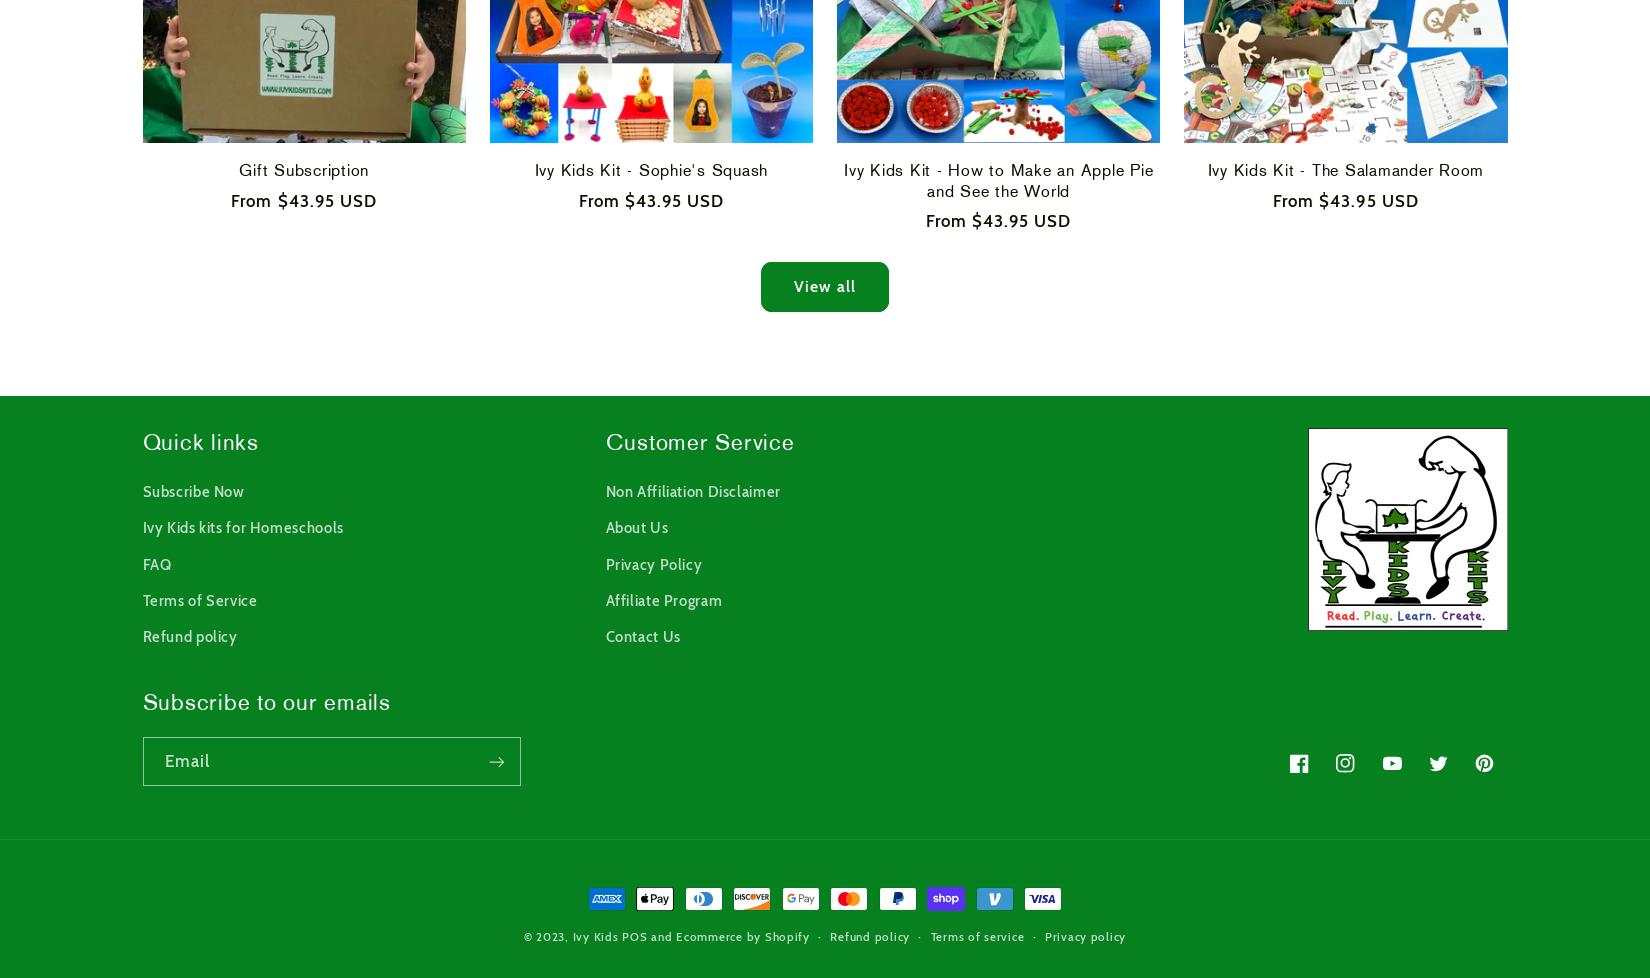 This screenshot has width=1650, height=978. I want to click on 'Email', so click(164, 759).